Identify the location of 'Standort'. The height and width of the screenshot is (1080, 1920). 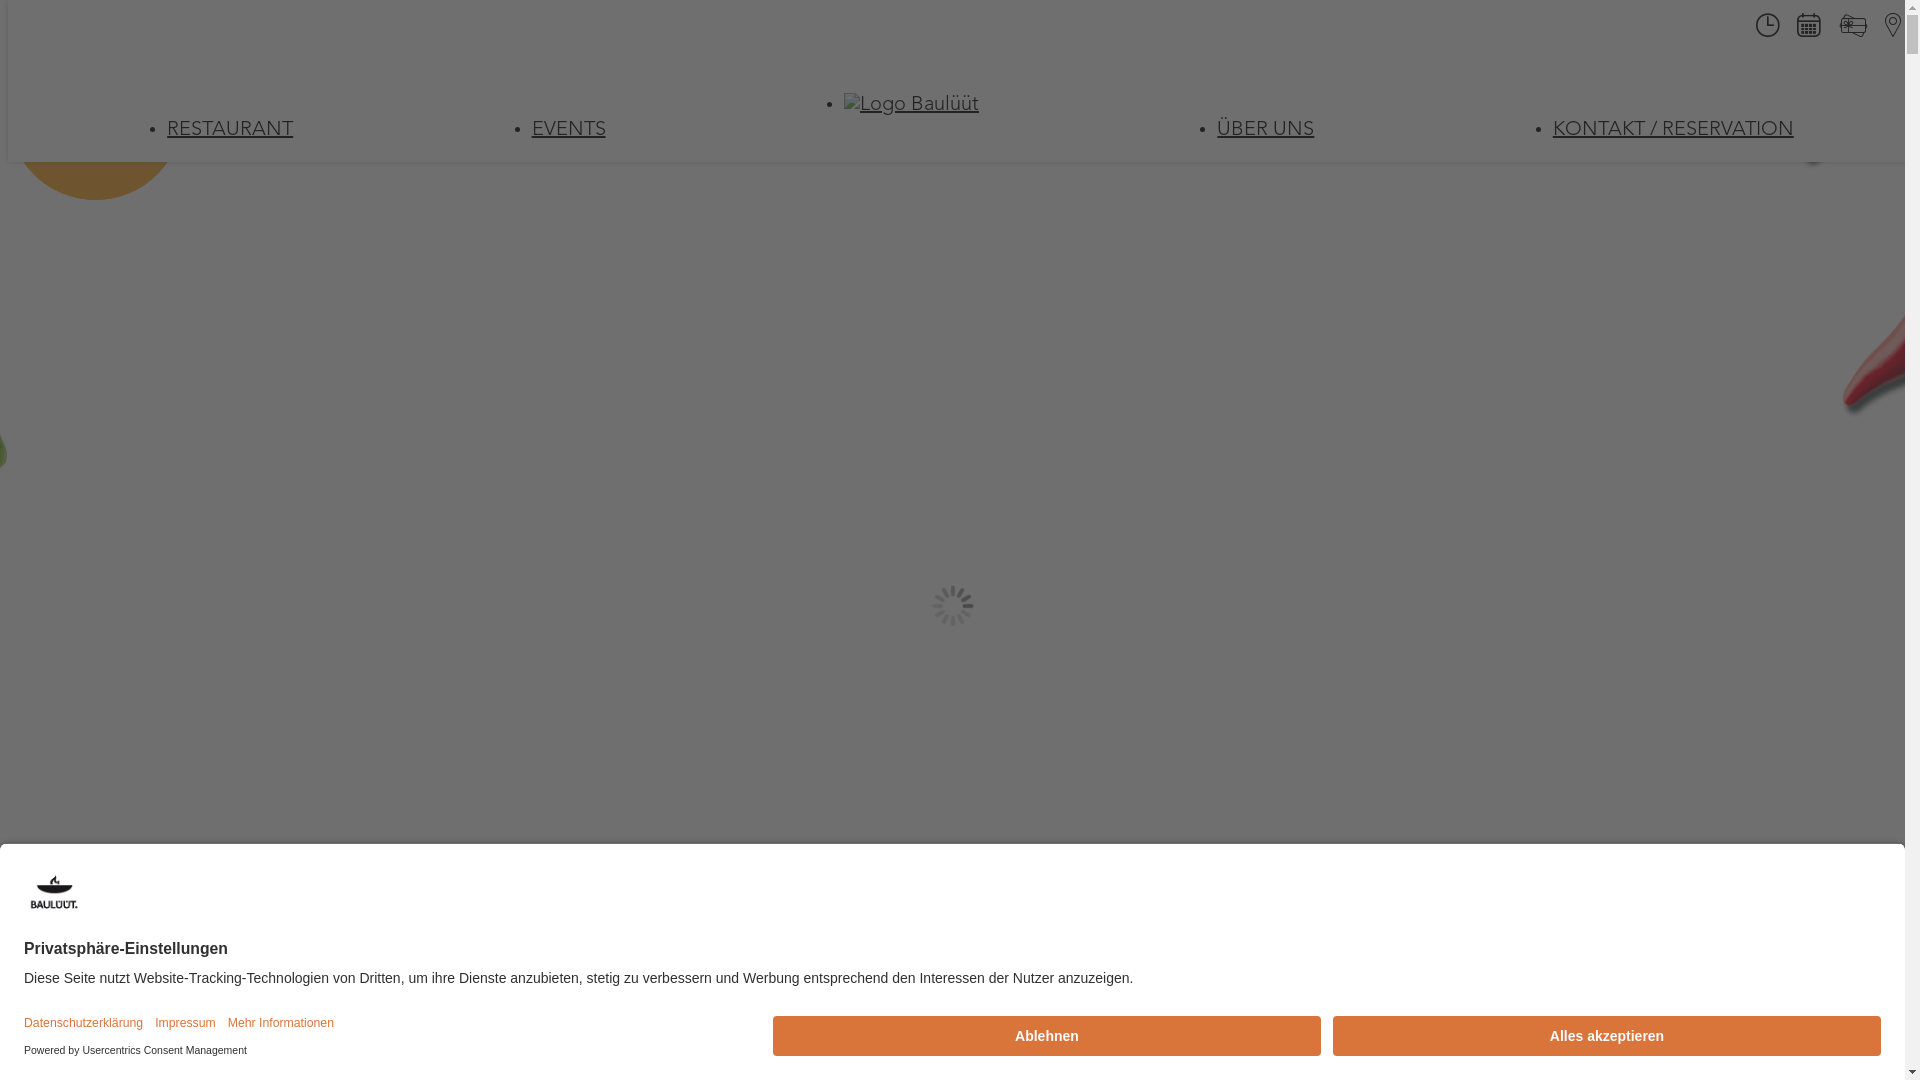
(1871, 30).